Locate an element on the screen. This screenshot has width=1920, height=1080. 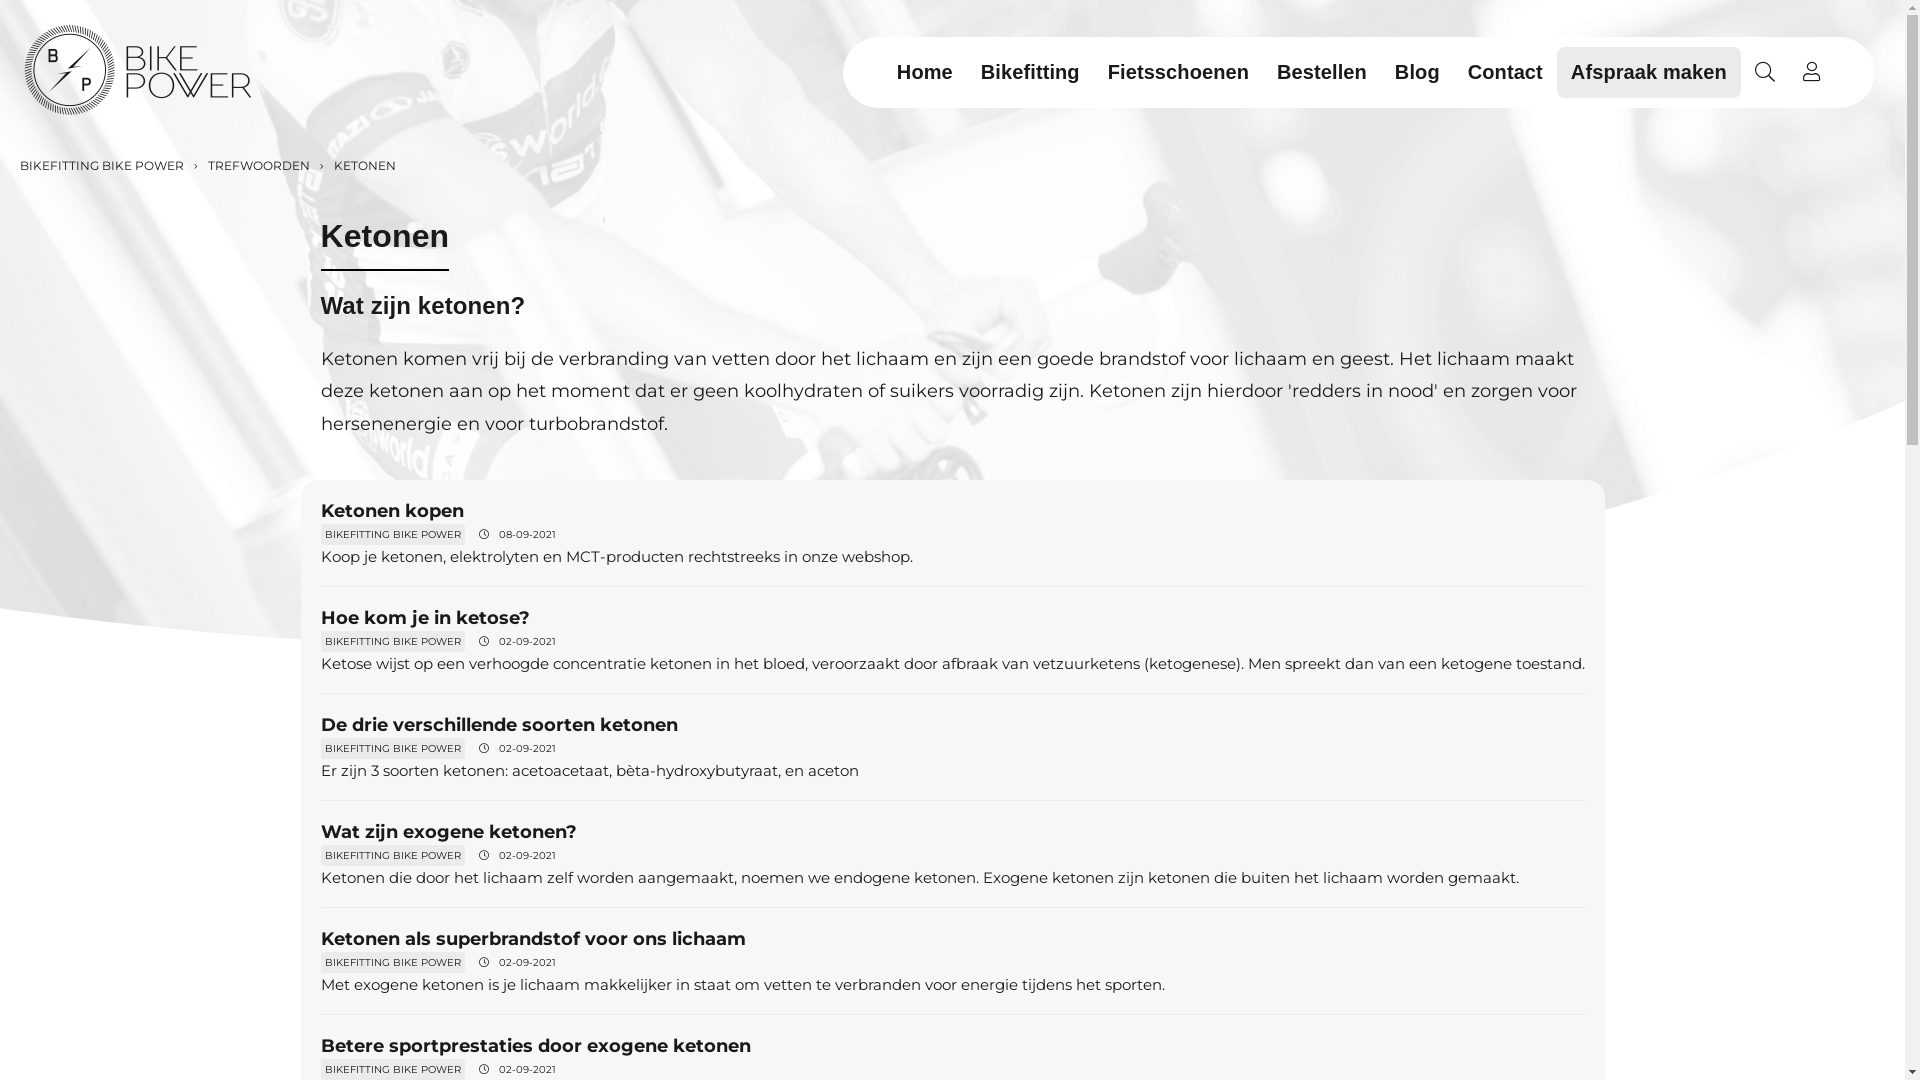
'Blog' is located at coordinates (1416, 70).